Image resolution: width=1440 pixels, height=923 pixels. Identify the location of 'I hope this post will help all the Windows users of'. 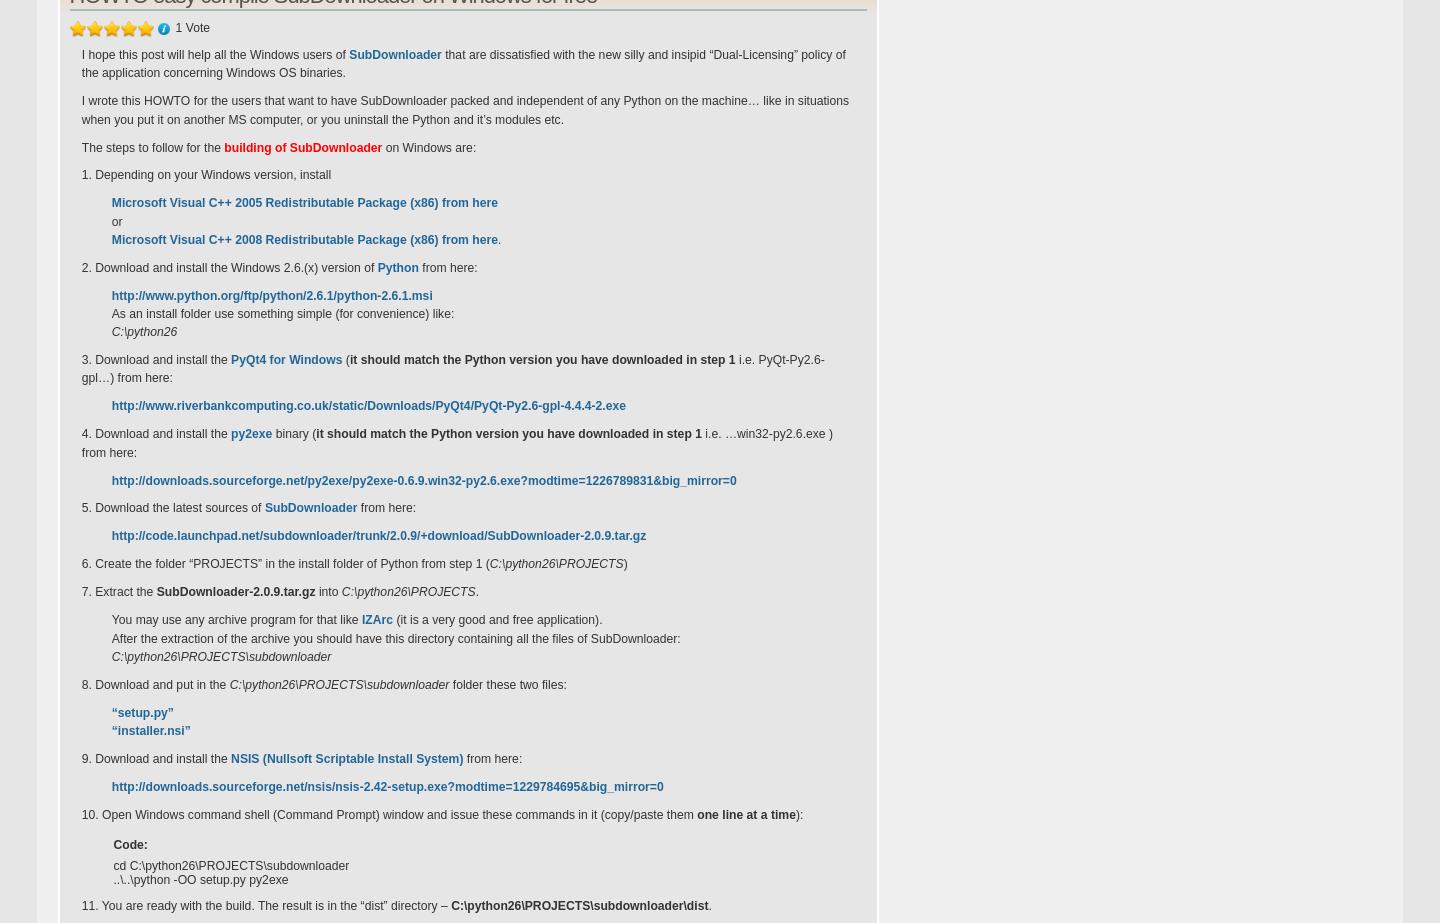
(214, 55).